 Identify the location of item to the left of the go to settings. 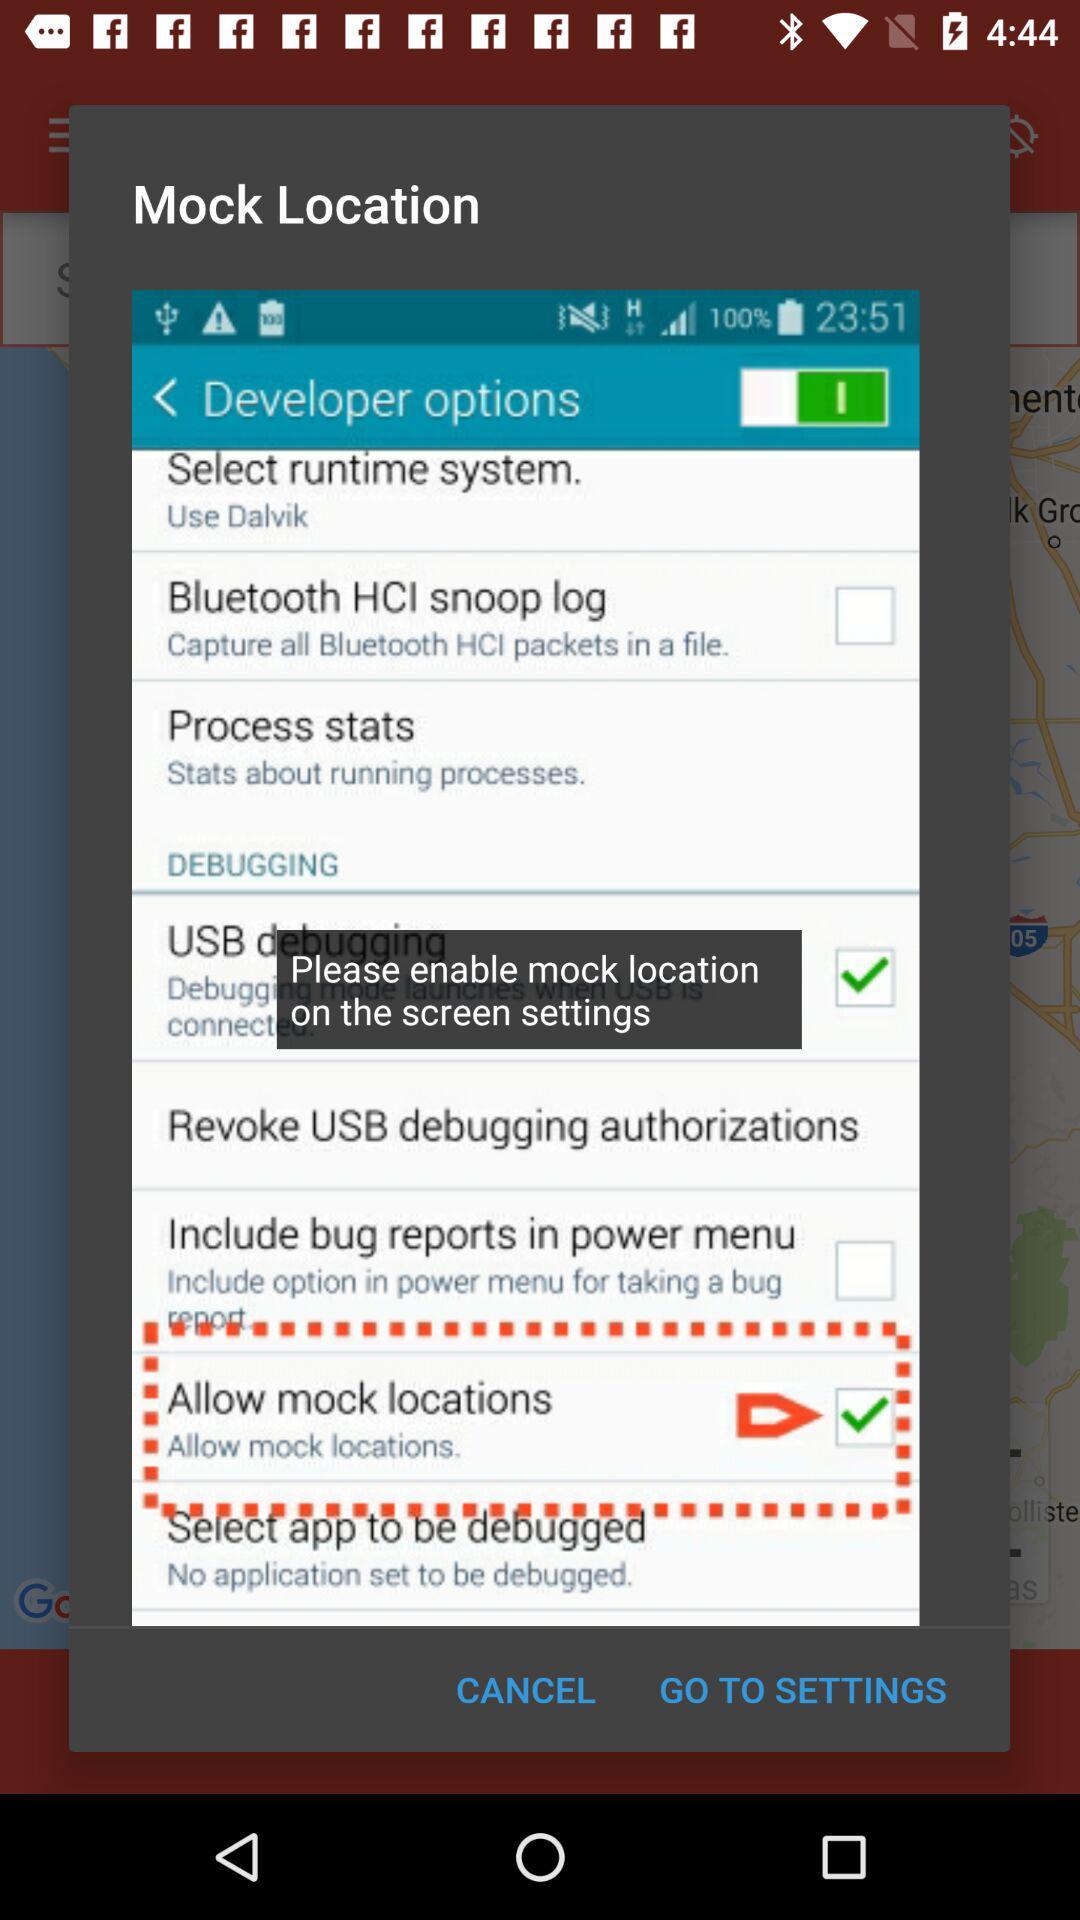
(525, 1688).